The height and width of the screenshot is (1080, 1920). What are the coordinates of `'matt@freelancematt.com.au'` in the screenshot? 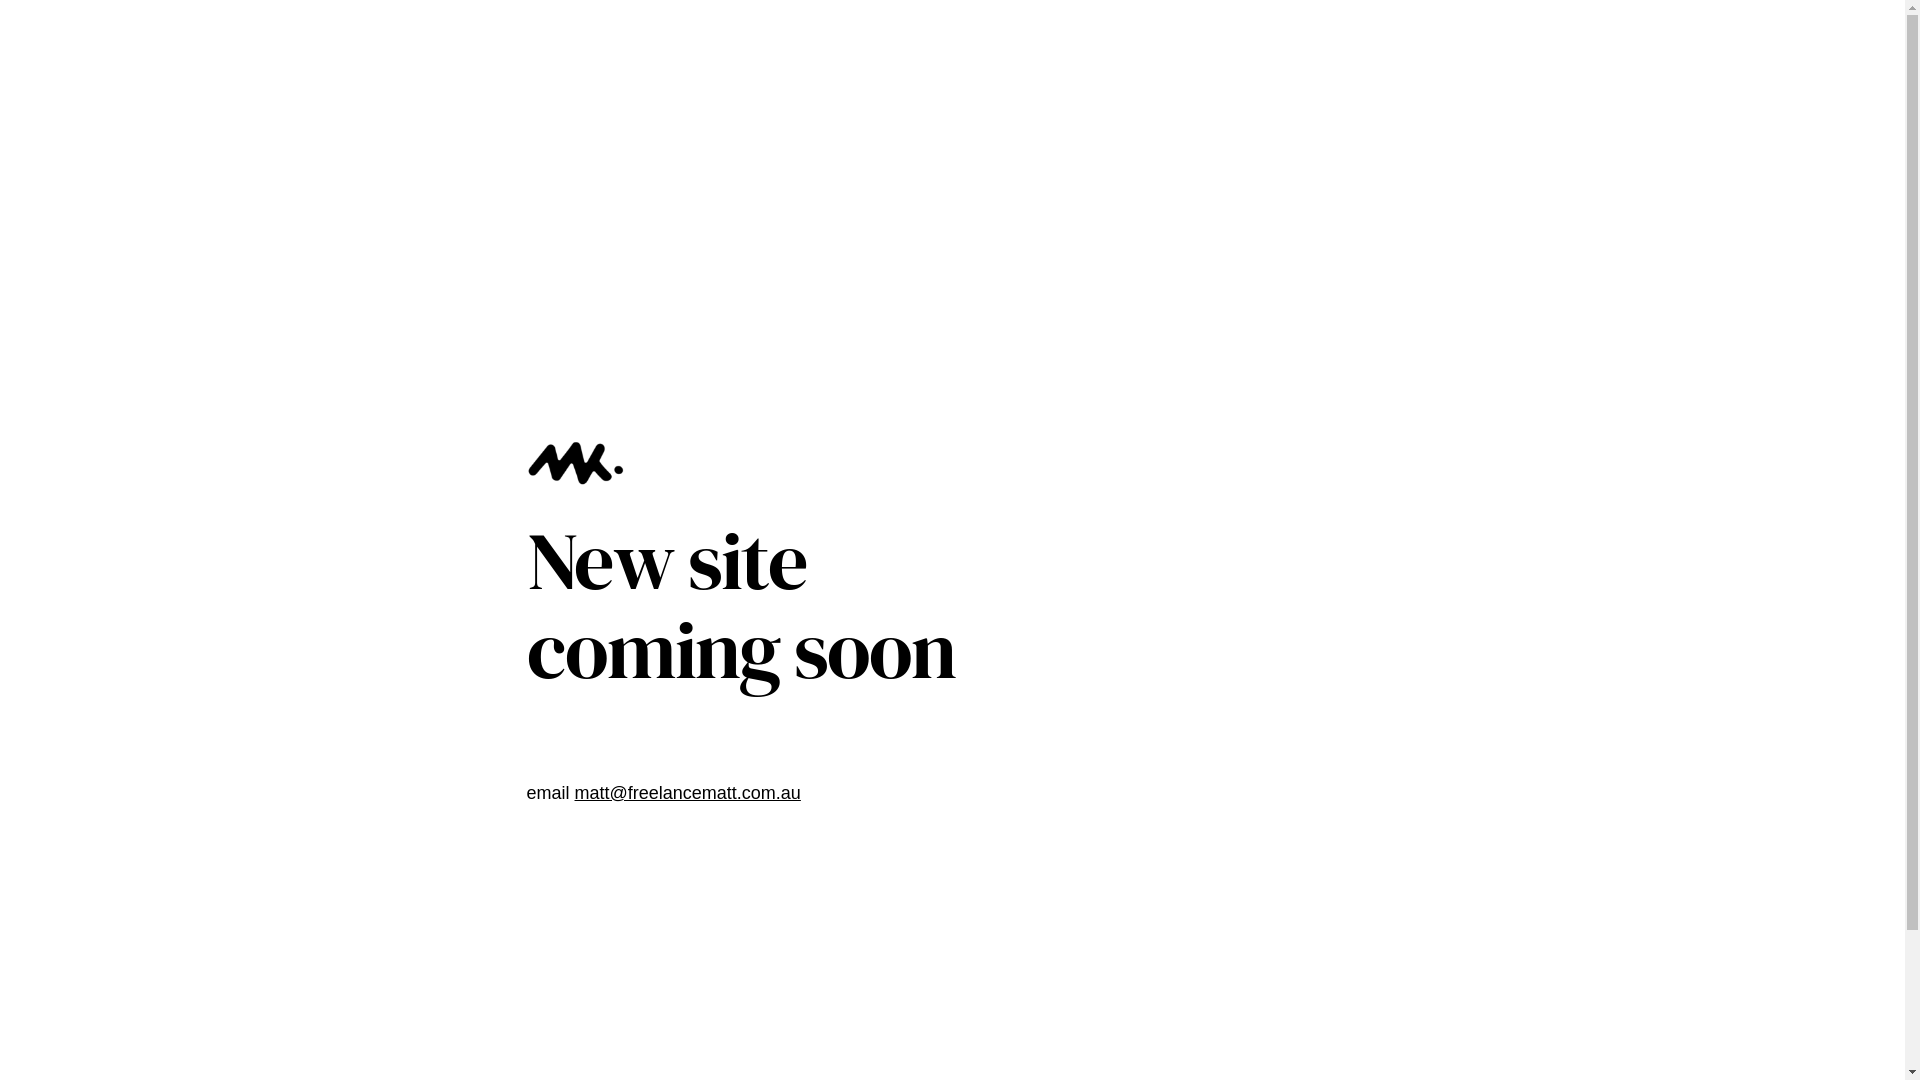 It's located at (687, 792).